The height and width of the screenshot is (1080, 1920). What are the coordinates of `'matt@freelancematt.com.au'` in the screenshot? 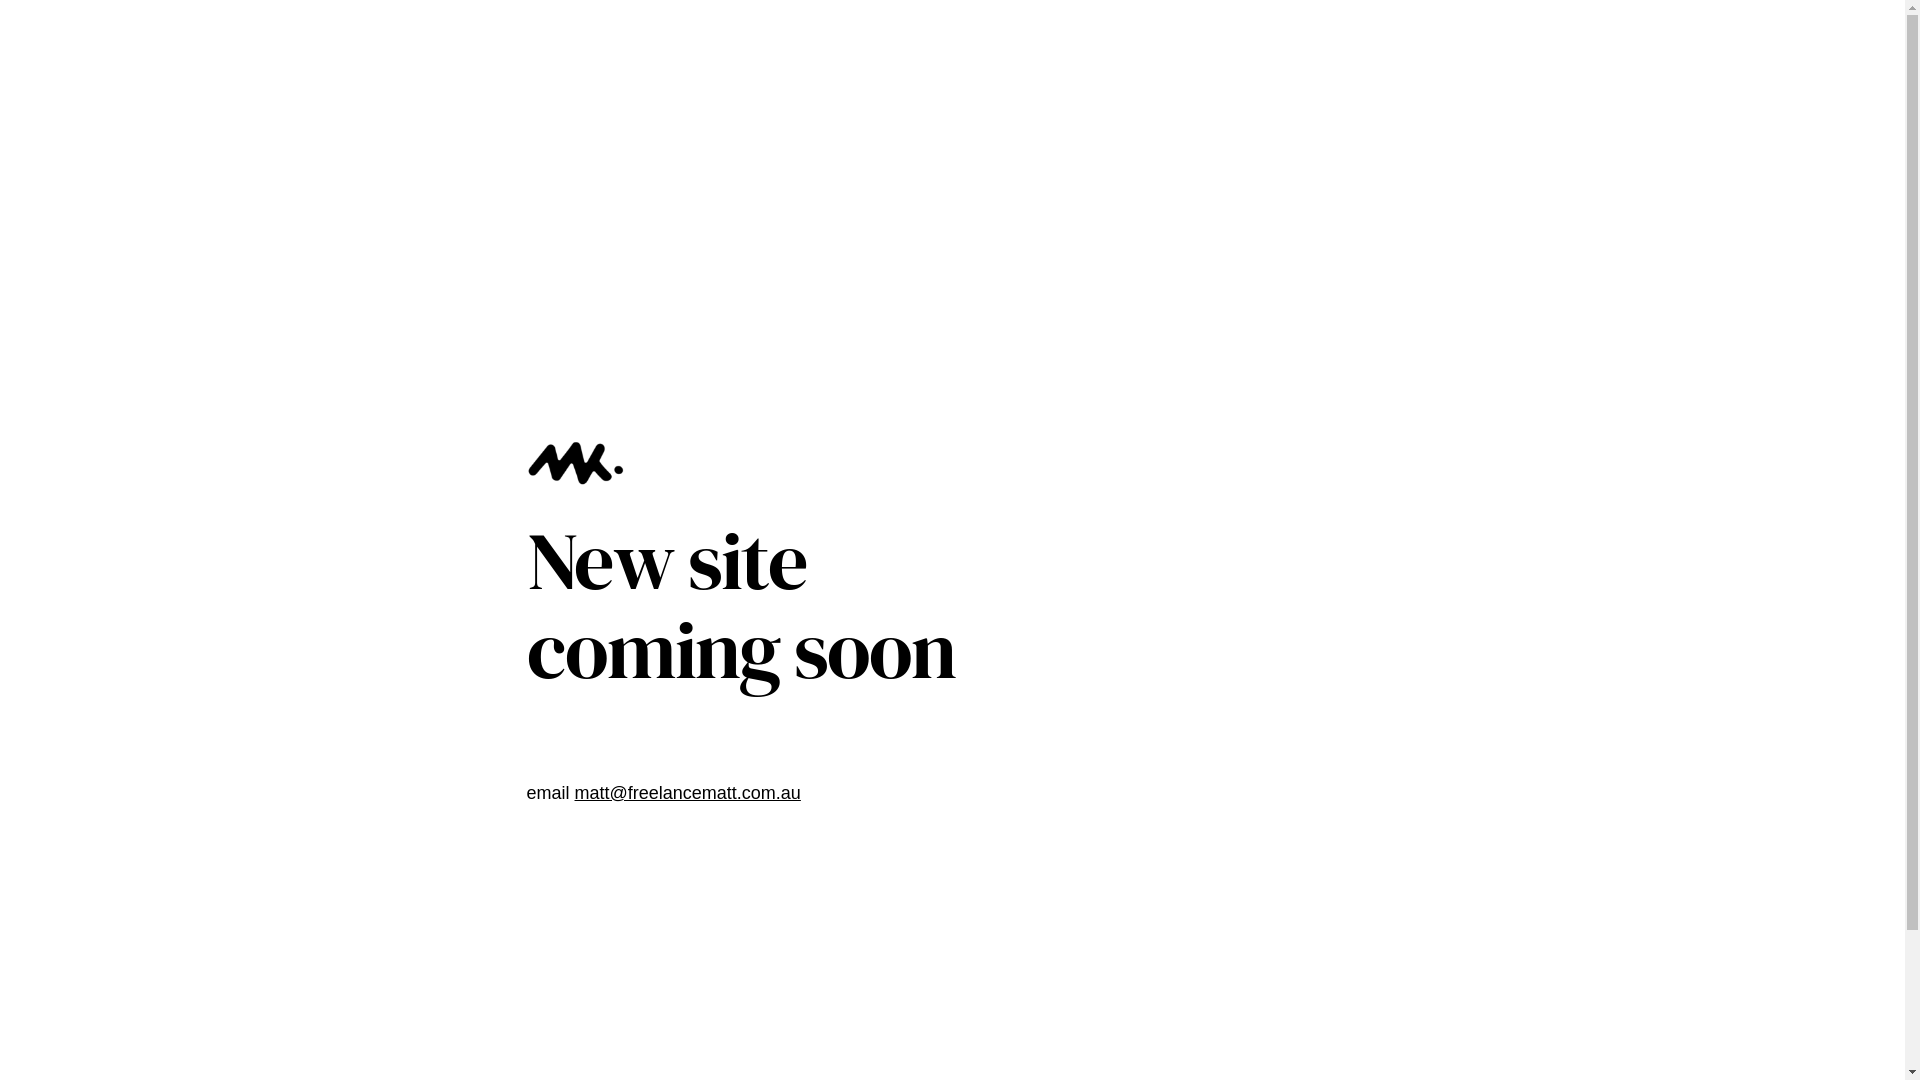 It's located at (687, 792).